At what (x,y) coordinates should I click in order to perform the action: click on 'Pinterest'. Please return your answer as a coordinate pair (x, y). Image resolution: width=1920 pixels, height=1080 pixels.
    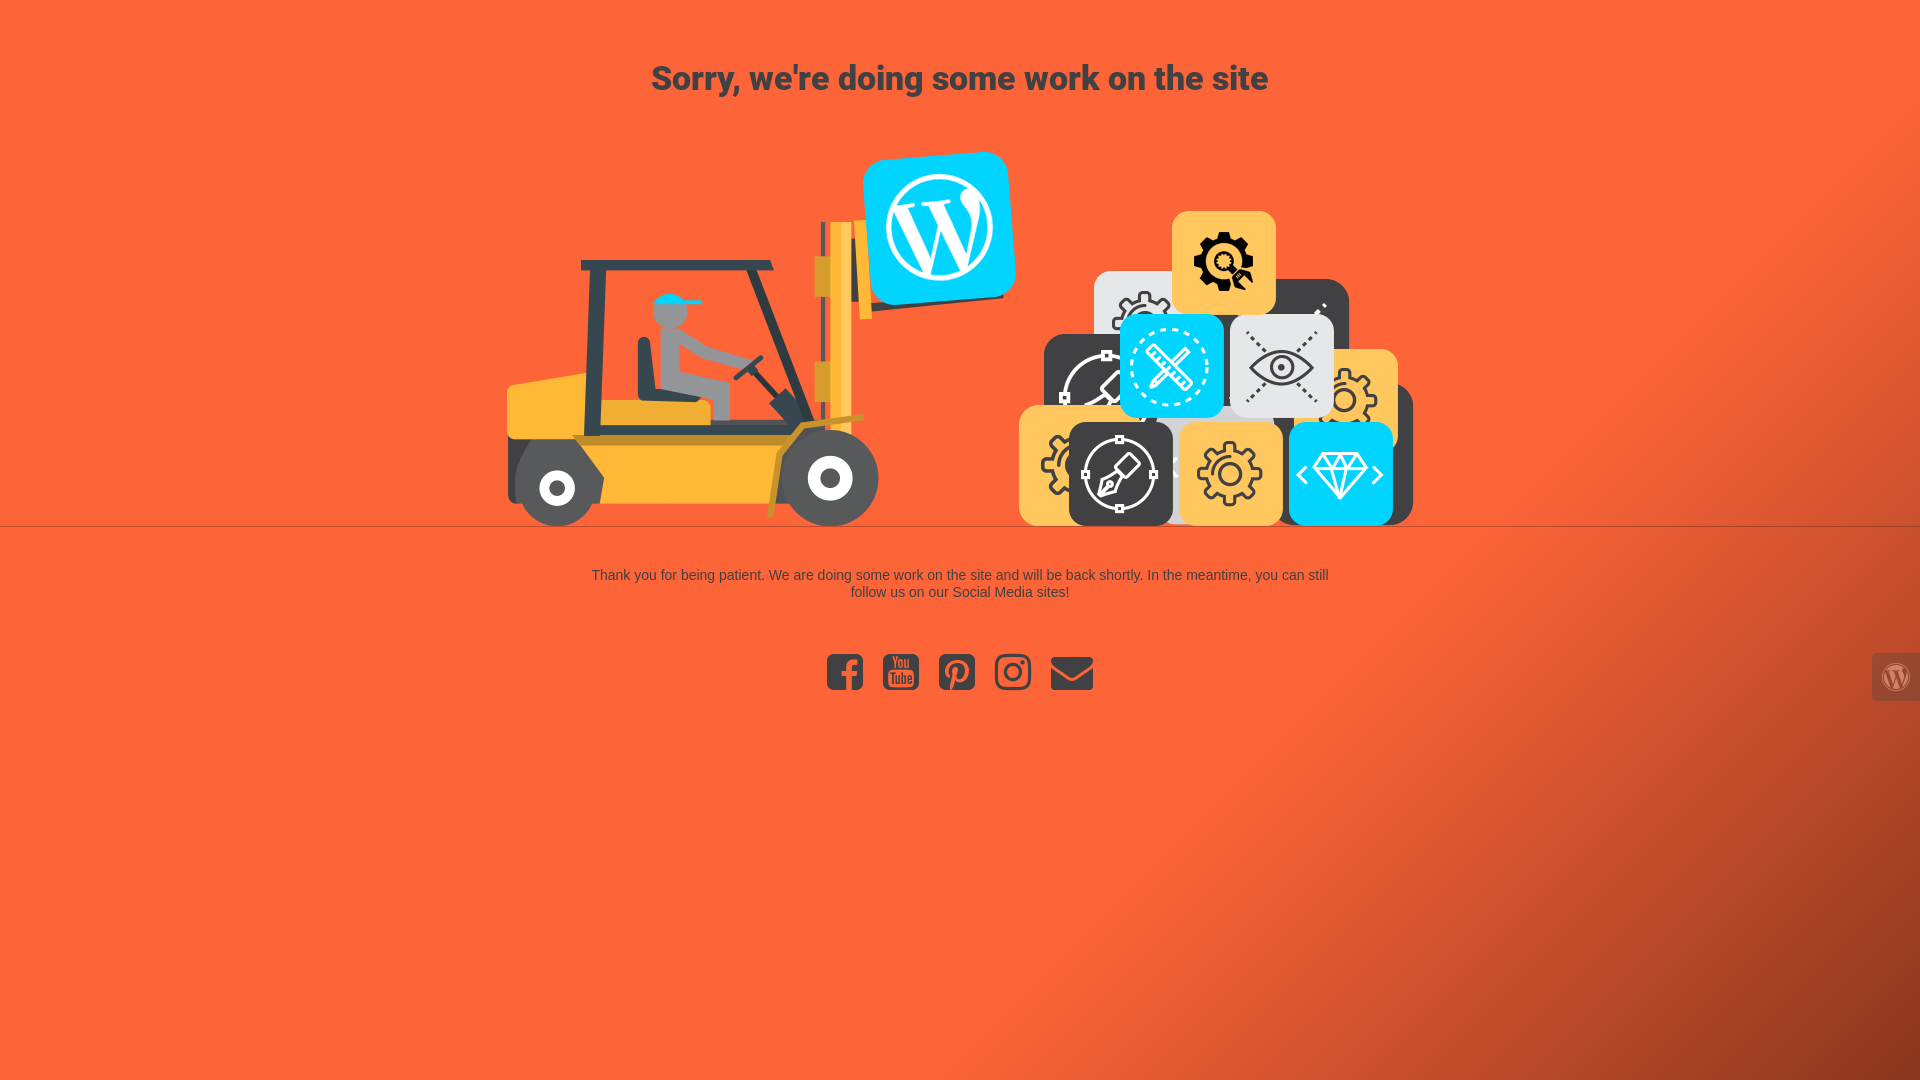
    Looking at the image, I should click on (955, 681).